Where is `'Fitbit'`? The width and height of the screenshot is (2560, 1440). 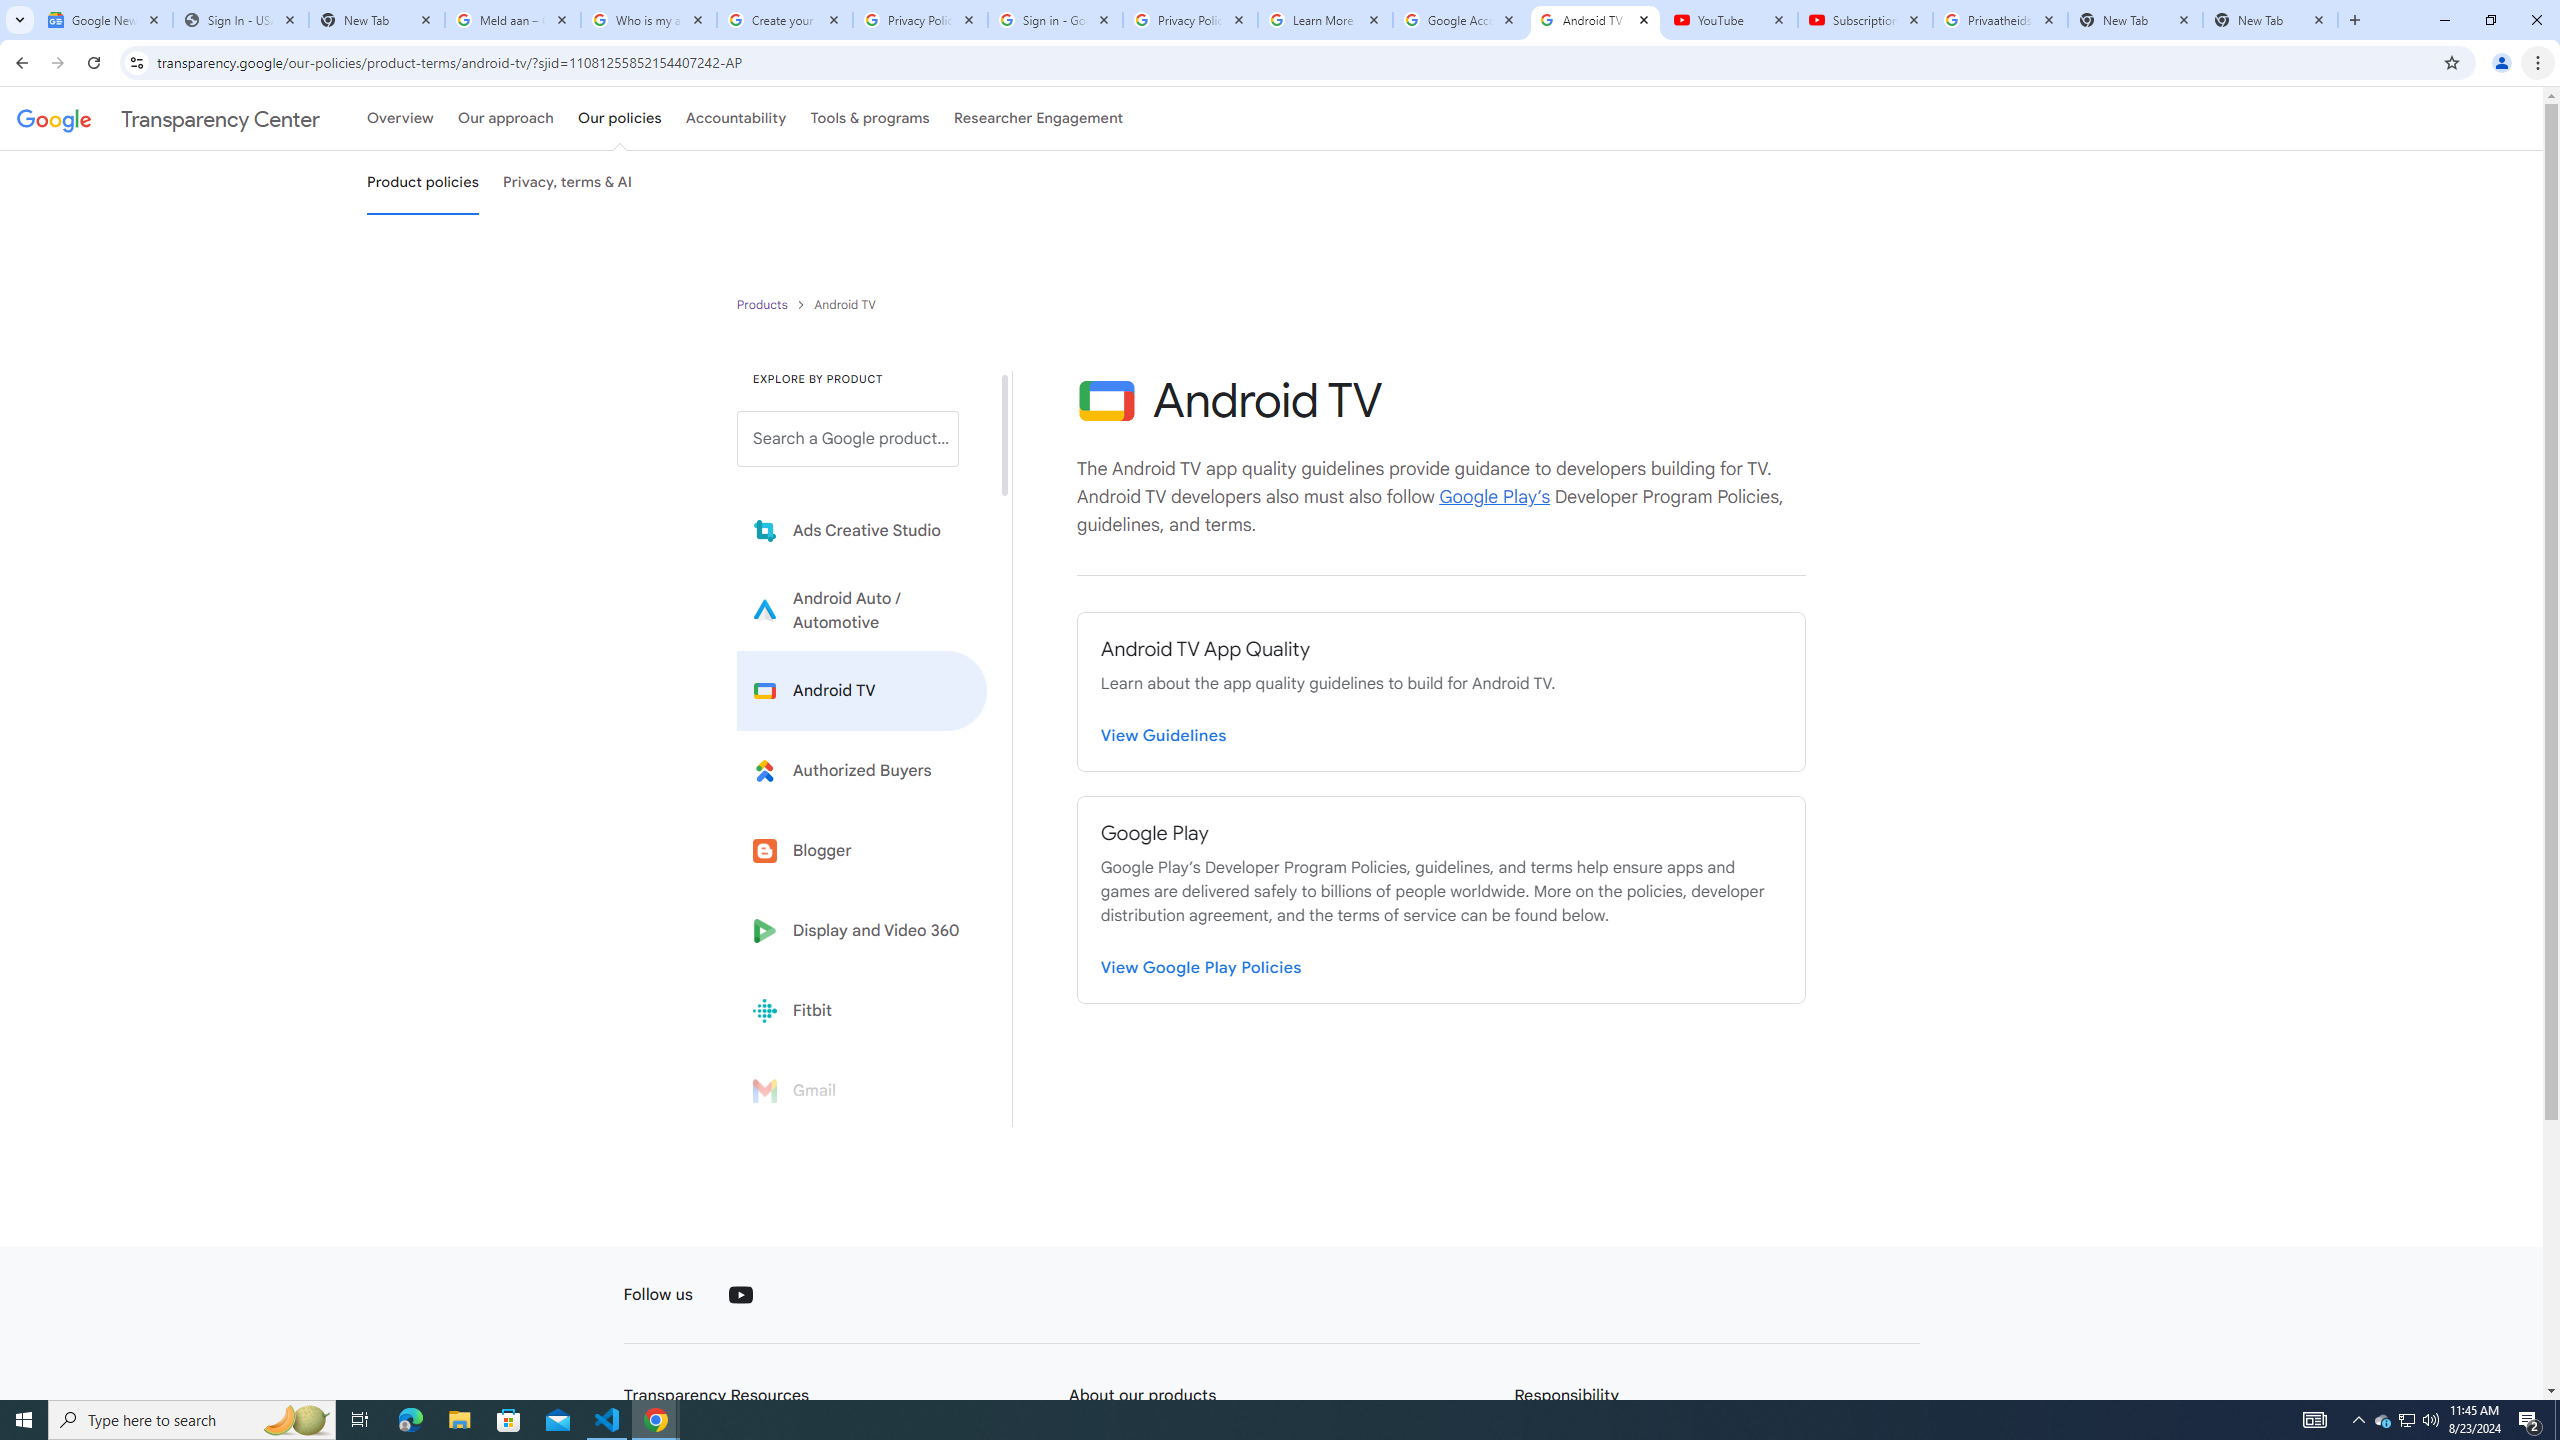 'Fitbit' is located at coordinates (861, 1010).